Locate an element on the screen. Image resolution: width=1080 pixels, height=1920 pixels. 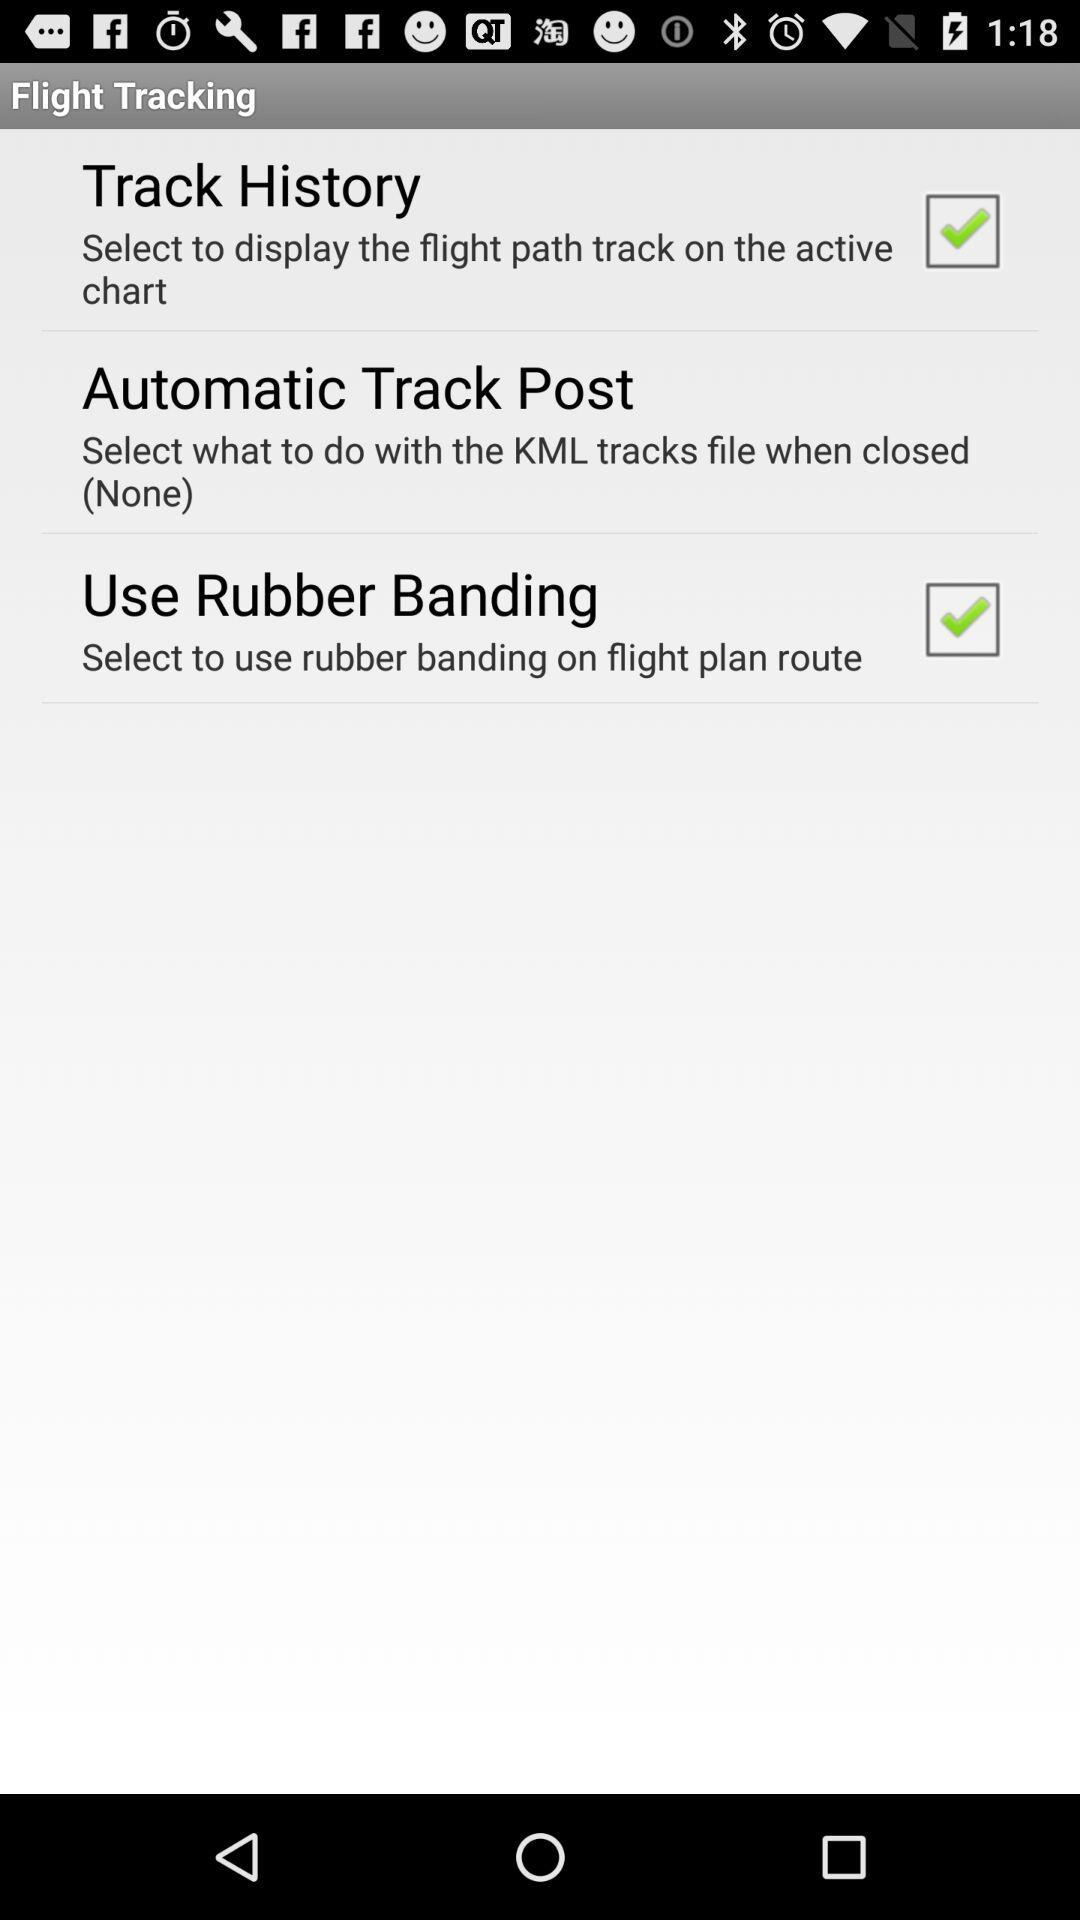
the icon above select to display item is located at coordinates (250, 183).